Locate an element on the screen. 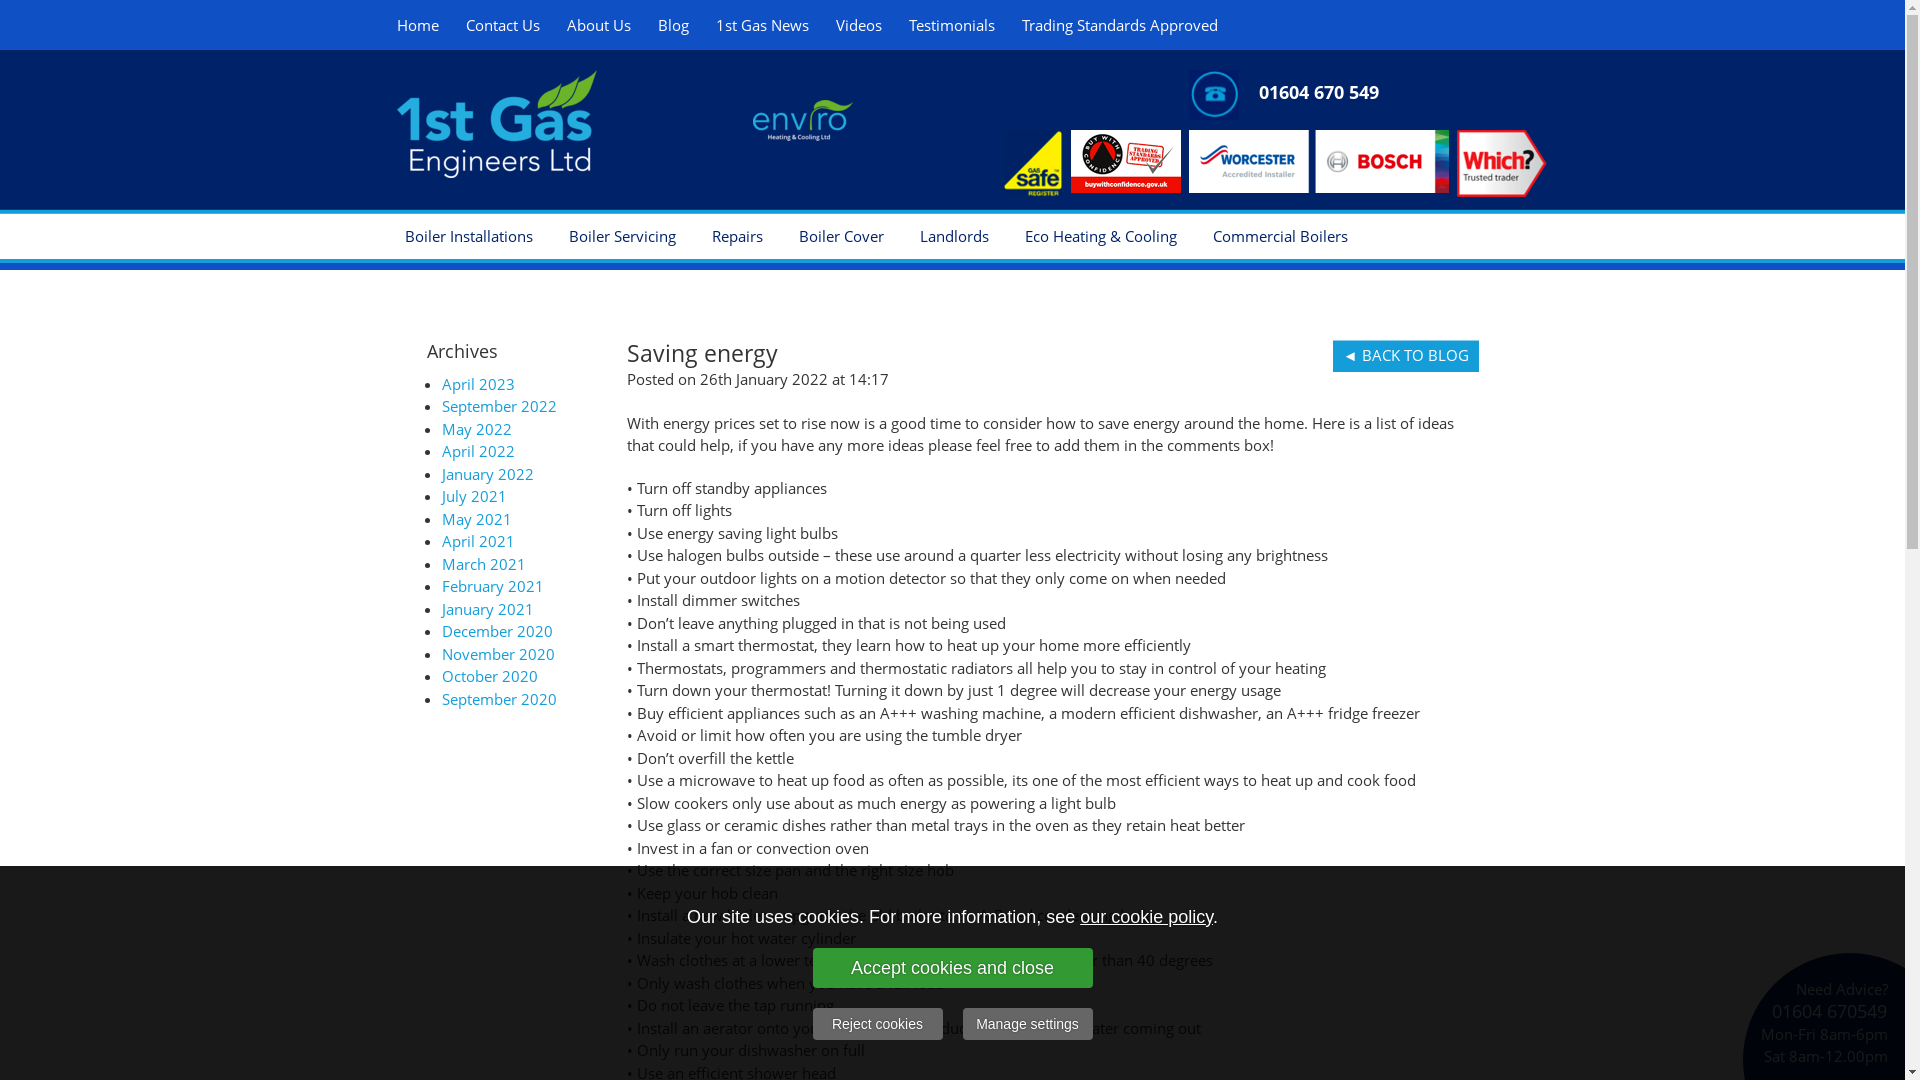 The height and width of the screenshot is (1080, 1920). 'July 2021' is located at coordinates (473, 495).